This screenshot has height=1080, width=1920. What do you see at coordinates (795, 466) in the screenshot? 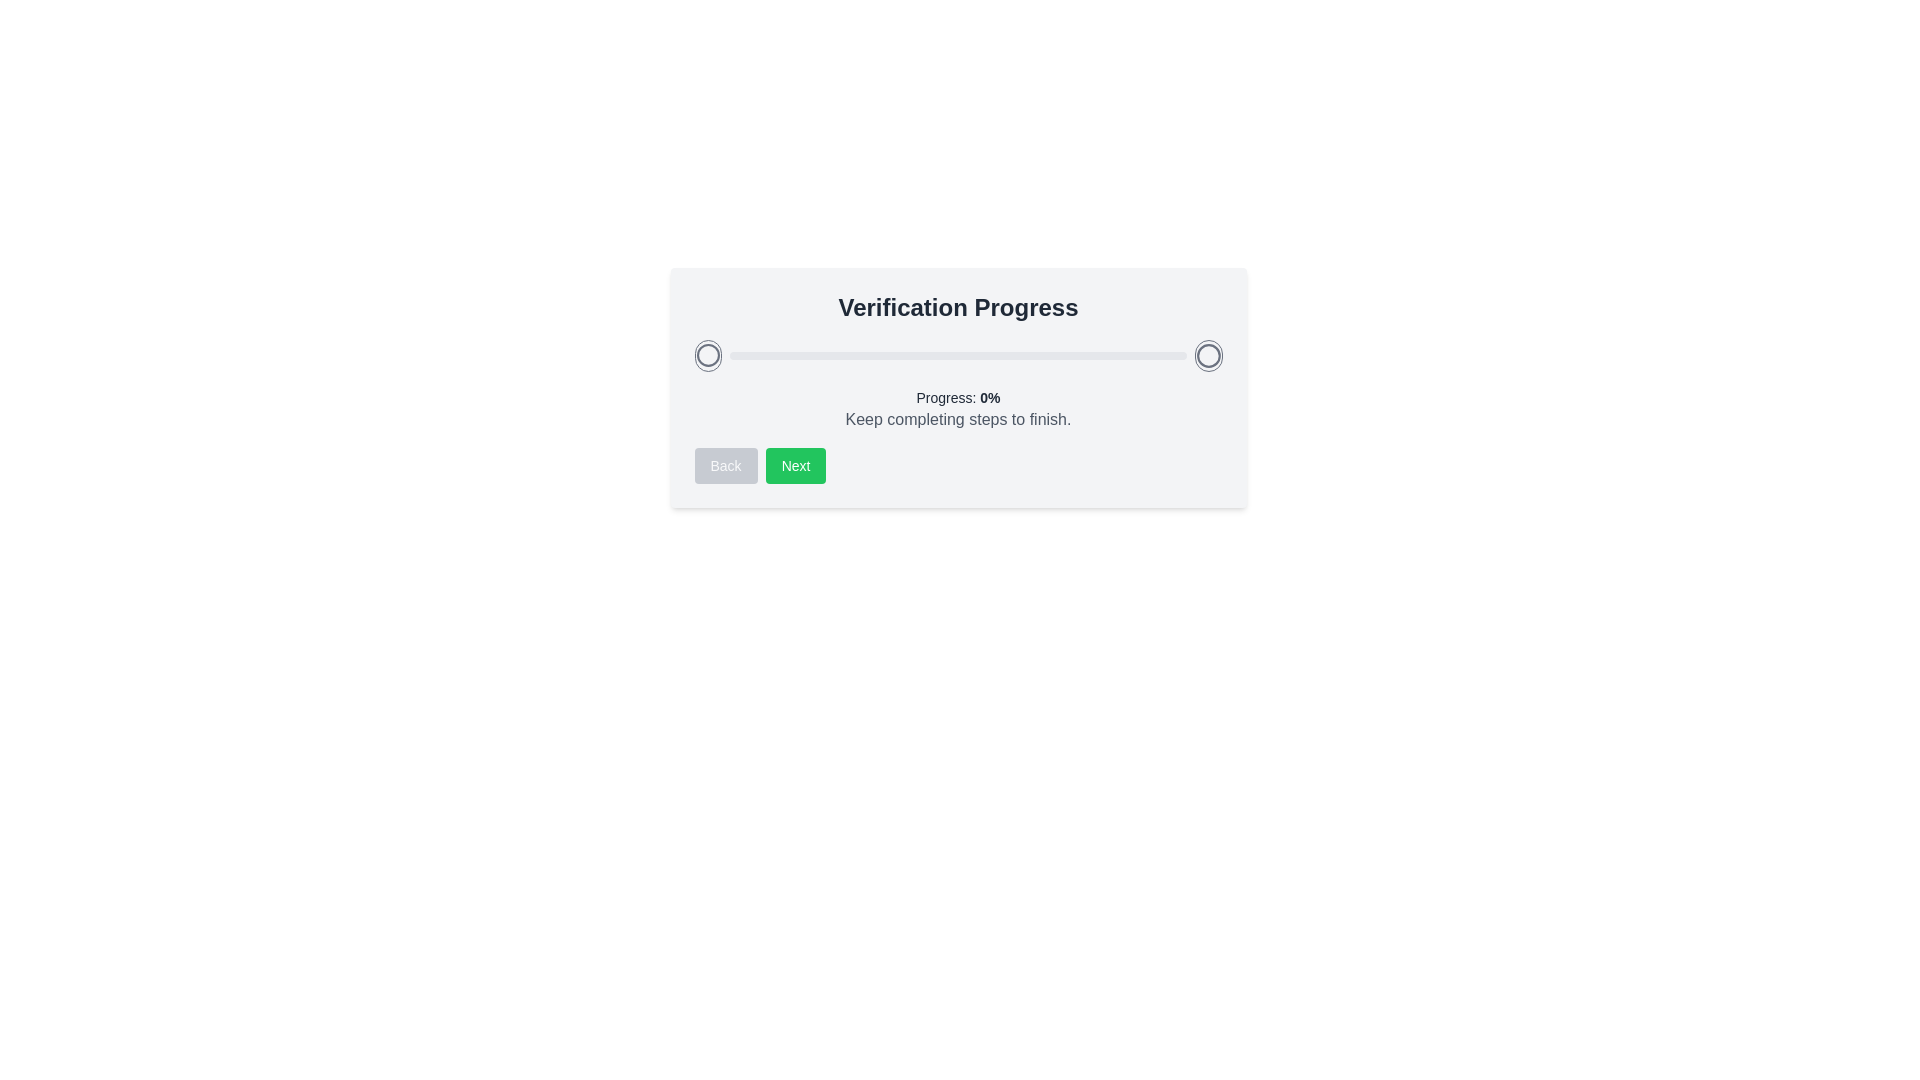
I see `the navigation button located at the bottom center of the interface, positioned to the right of the 'Back' button` at bounding box center [795, 466].